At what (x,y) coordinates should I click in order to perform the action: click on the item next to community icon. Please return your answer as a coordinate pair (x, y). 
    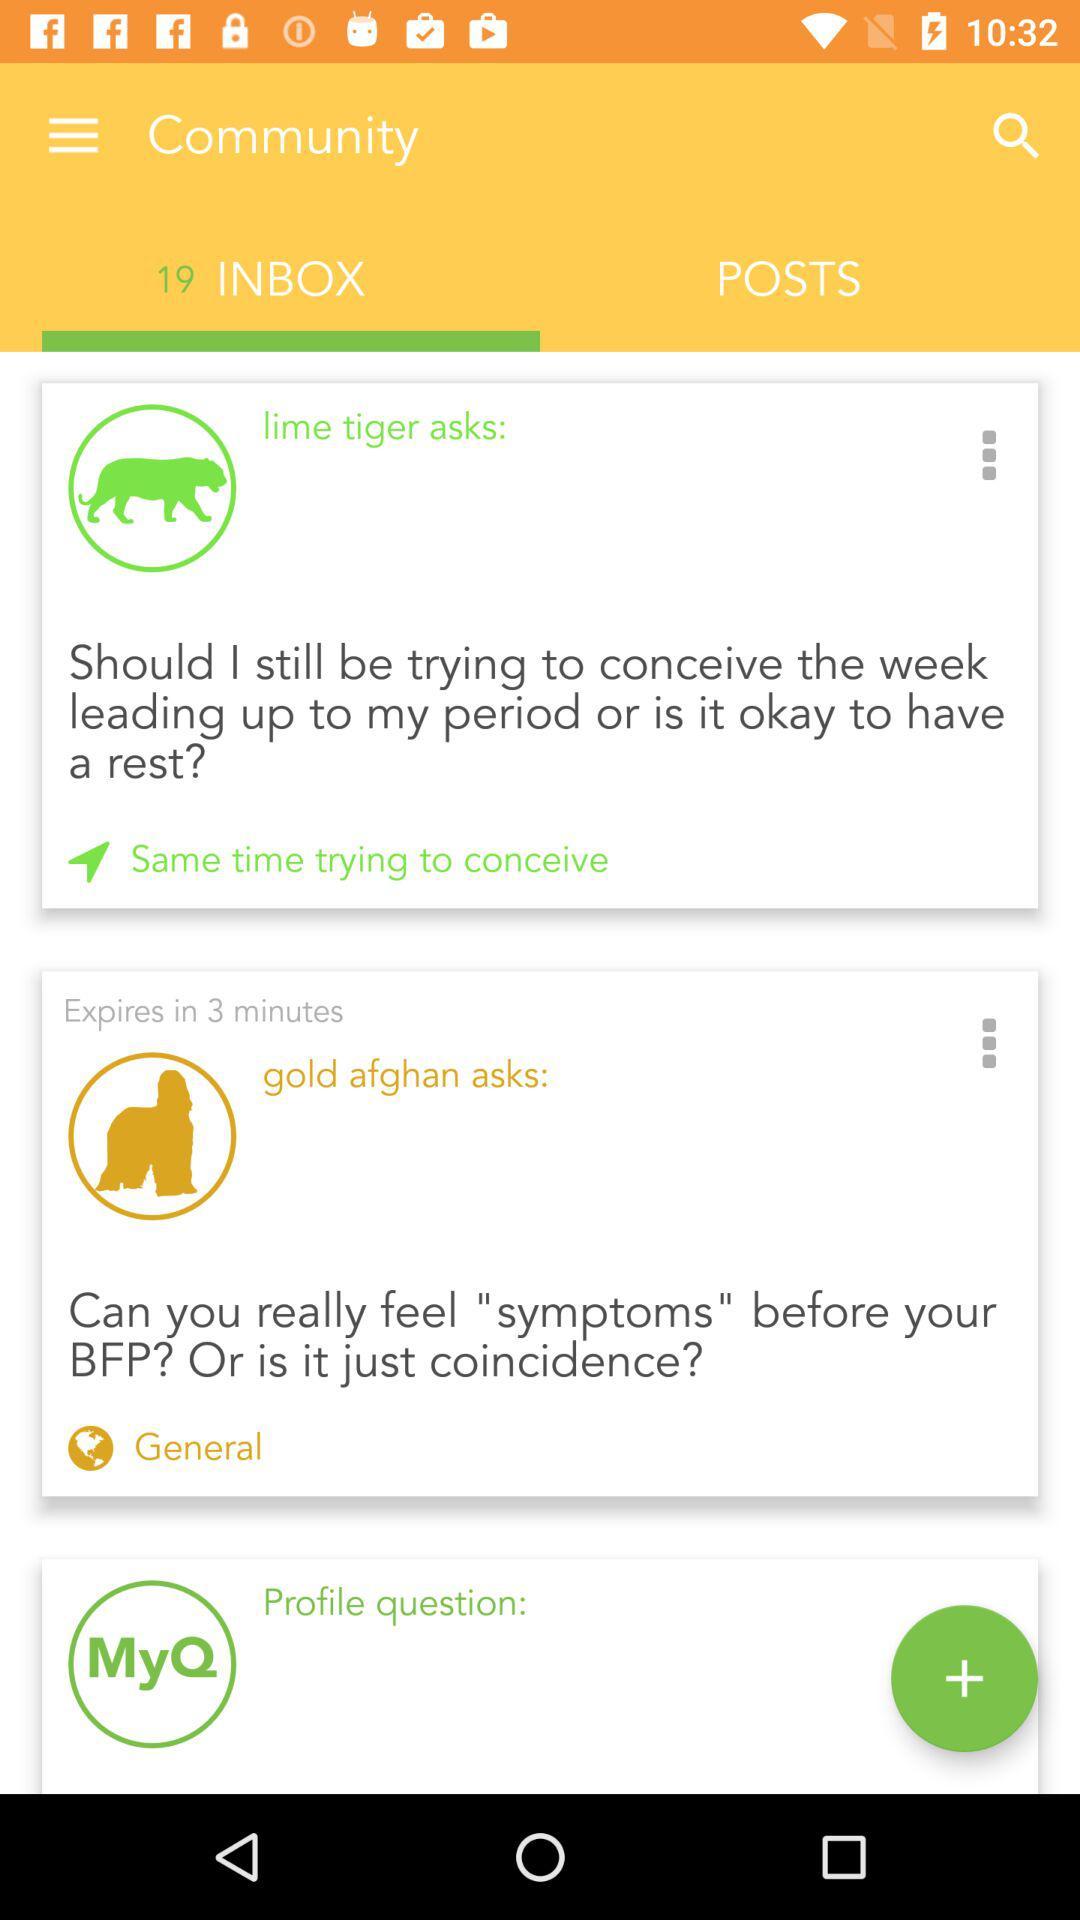
    Looking at the image, I should click on (1017, 135).